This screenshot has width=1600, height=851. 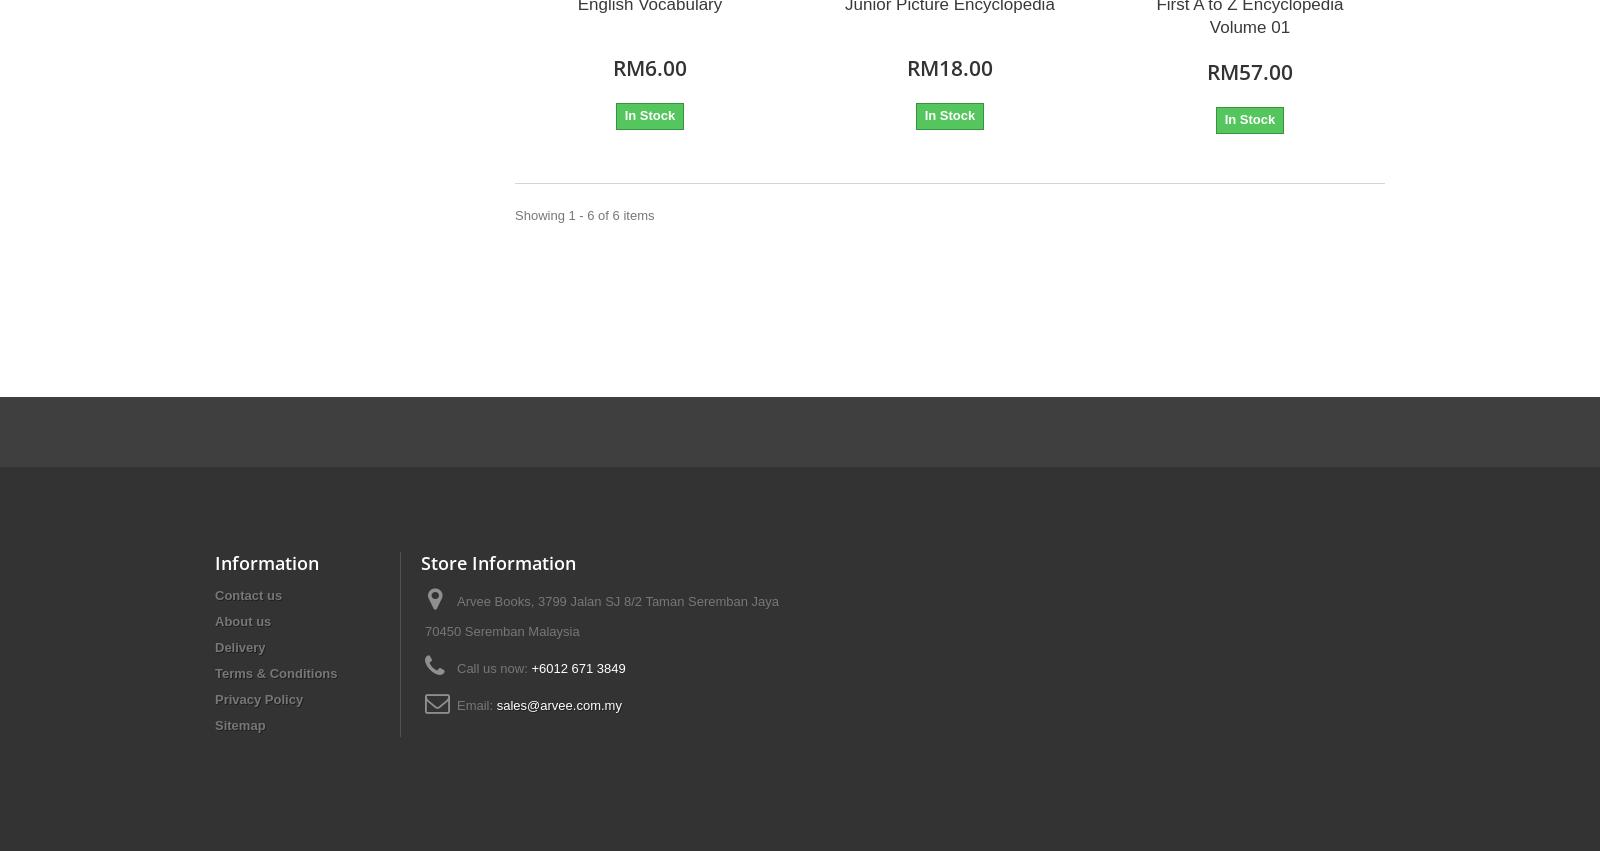 I want to click on 'Arvee Books, 3799 Jalan SJ 8/2 Taman Seremban Jaya 70450 Seremban Malaysia', so click(x=601, y=615).